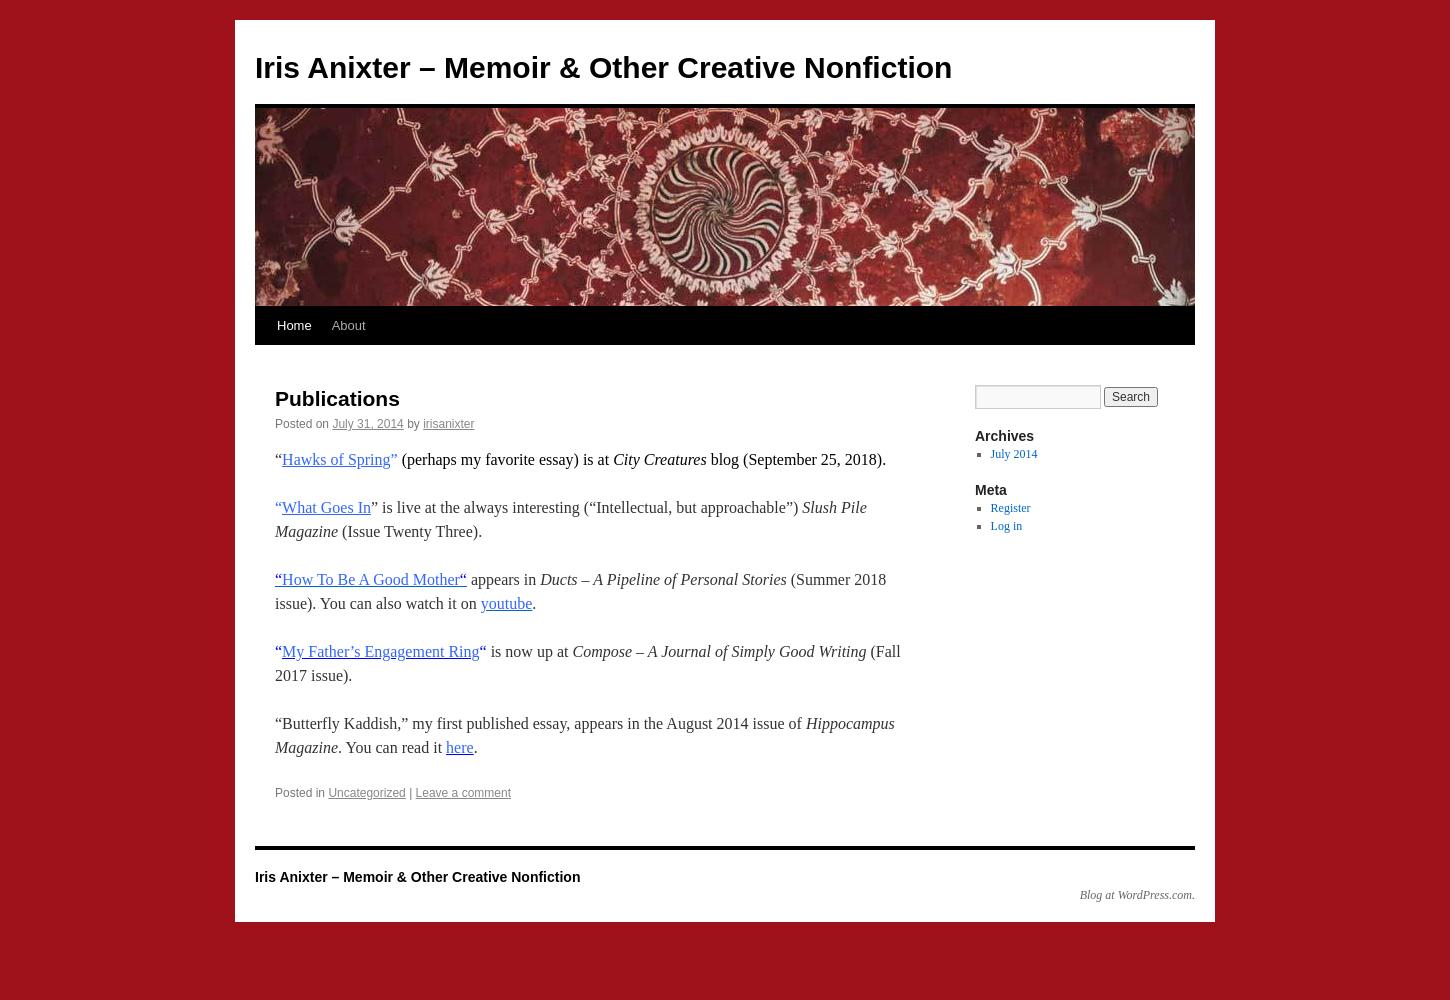 This screenshot has height=1000, width=1450. Describe the element at coordinates (409, 793) in the screenshot. I see `'|'` at that location.